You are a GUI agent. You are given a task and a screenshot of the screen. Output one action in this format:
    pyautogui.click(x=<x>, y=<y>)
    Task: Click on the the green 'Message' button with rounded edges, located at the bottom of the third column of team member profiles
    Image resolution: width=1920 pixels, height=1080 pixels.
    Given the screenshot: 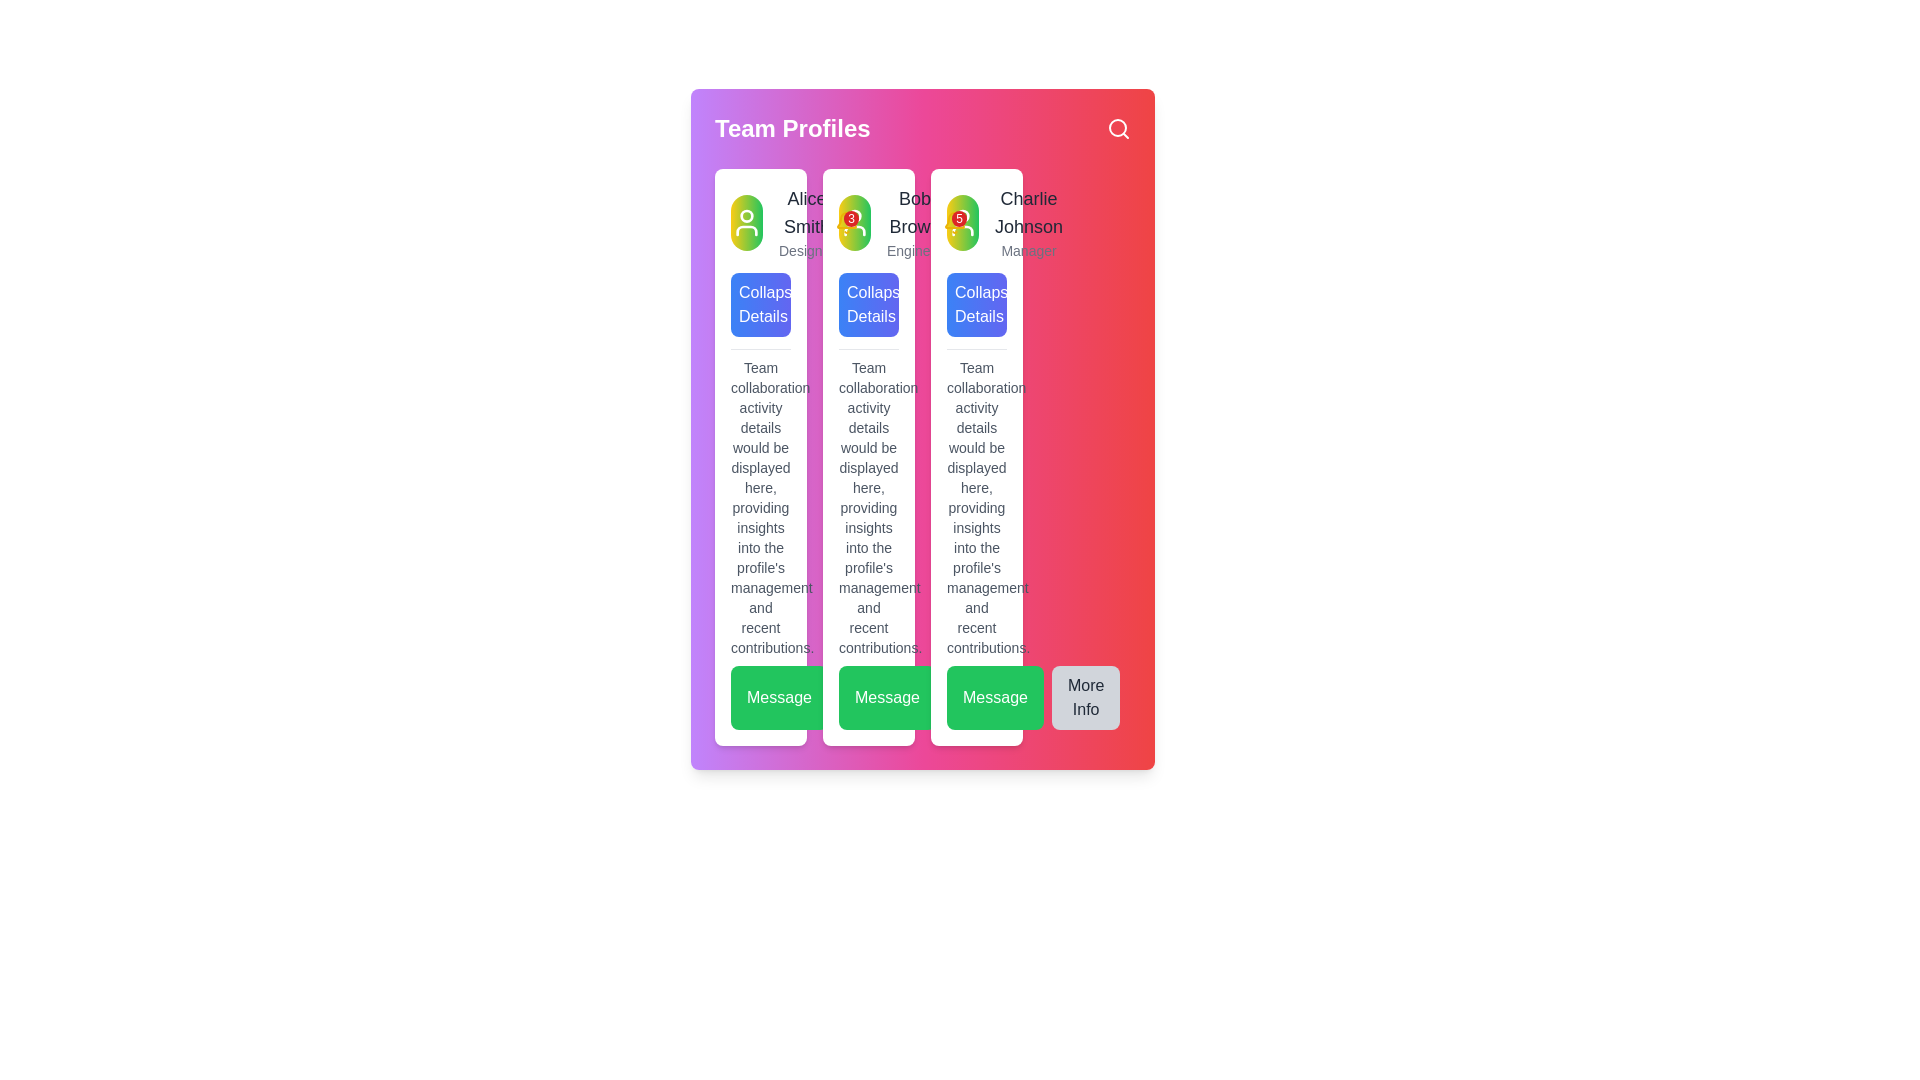 What is the action you would take?
    pyautogui.click(x=977, y=697)
    